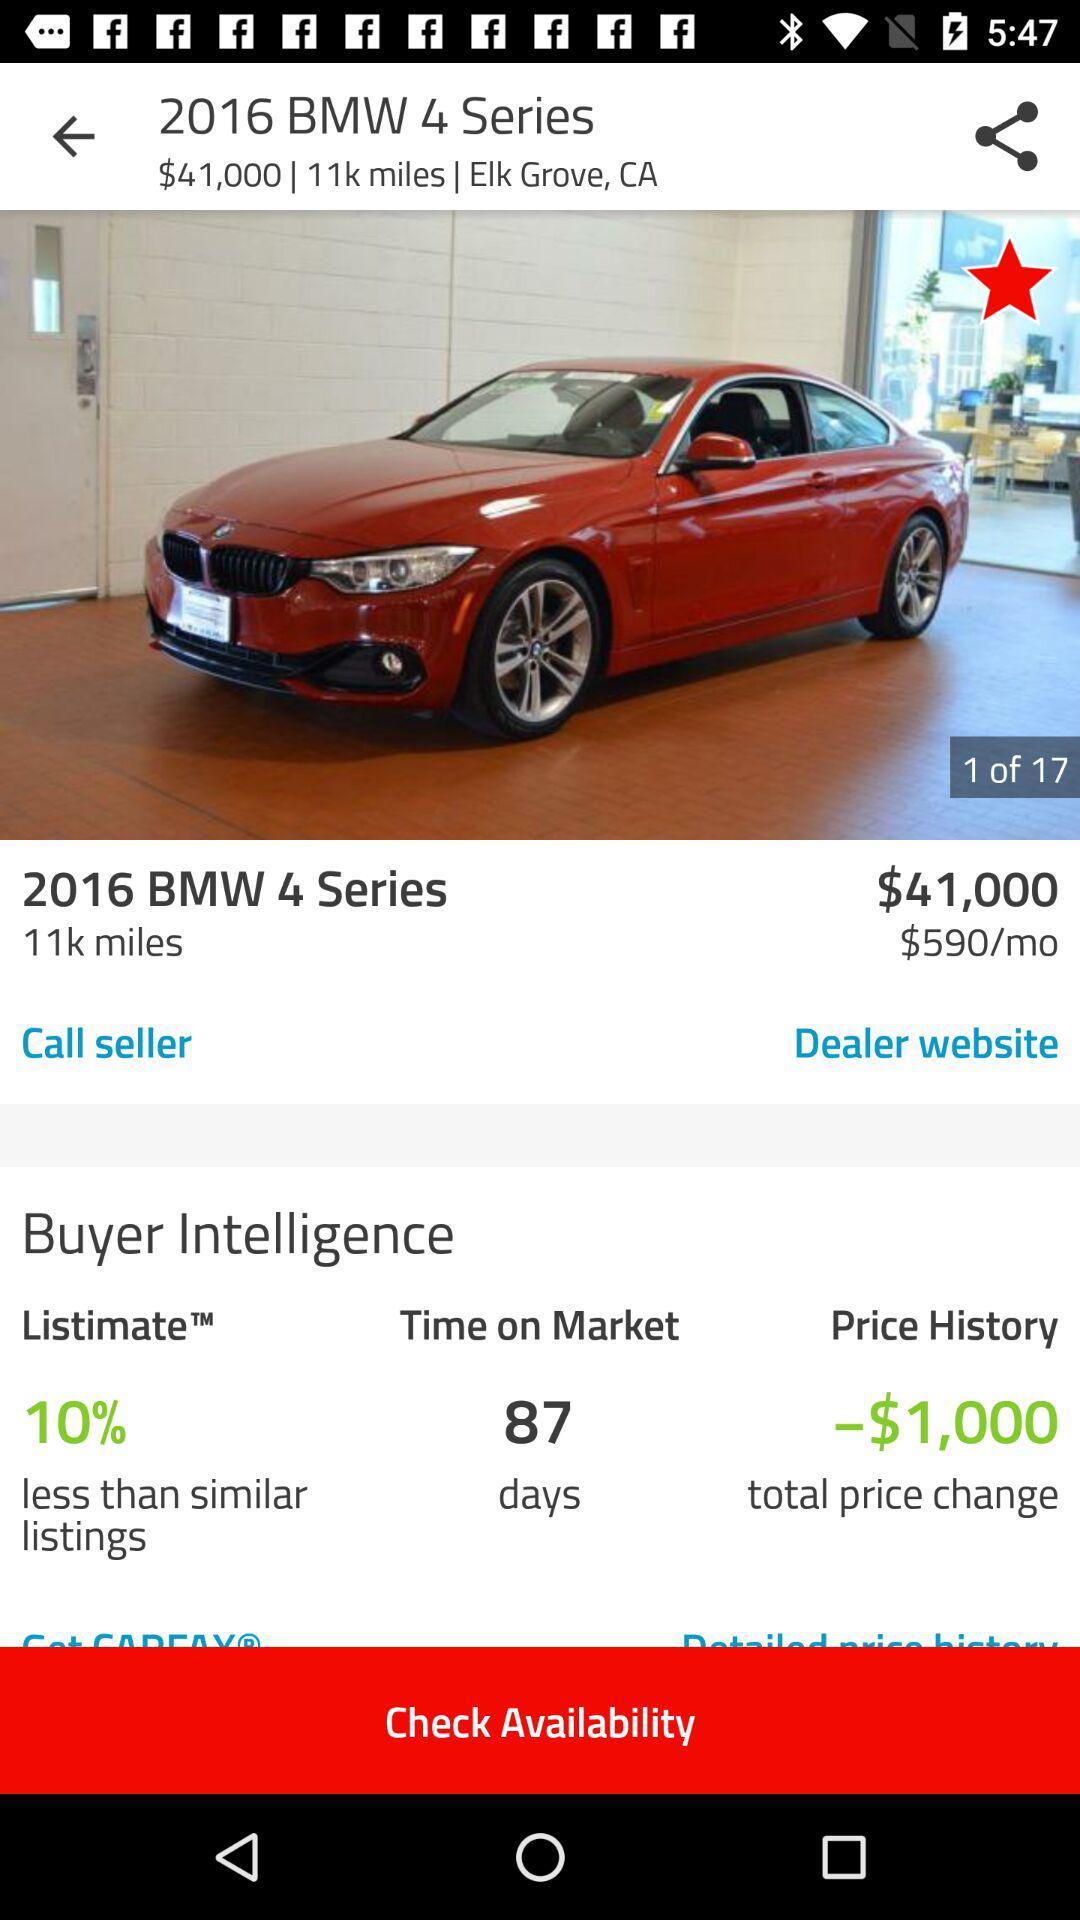  What do you see at coordinates (245, 1040) in the screenshot?
I see `item below 11k miles icon` at bounding box center [245, 1040].